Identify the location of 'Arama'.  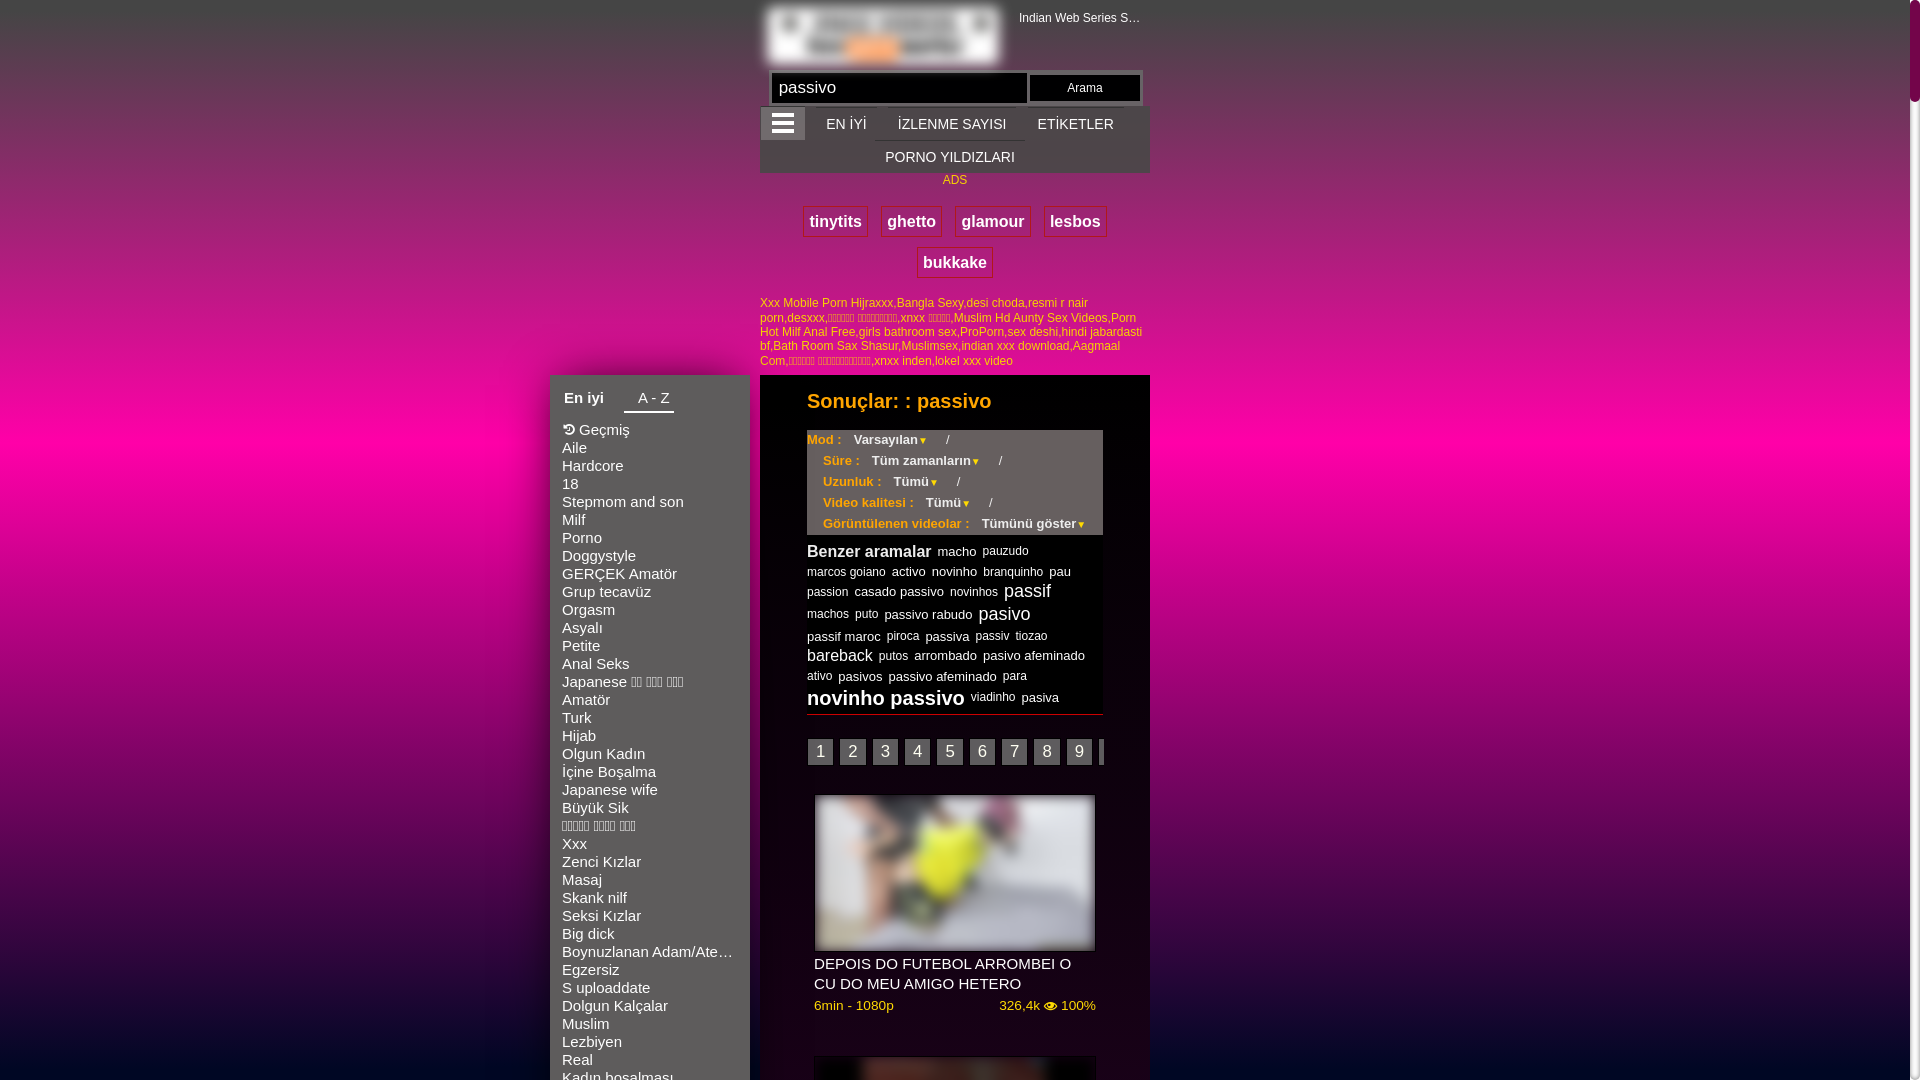
(1083, 87).